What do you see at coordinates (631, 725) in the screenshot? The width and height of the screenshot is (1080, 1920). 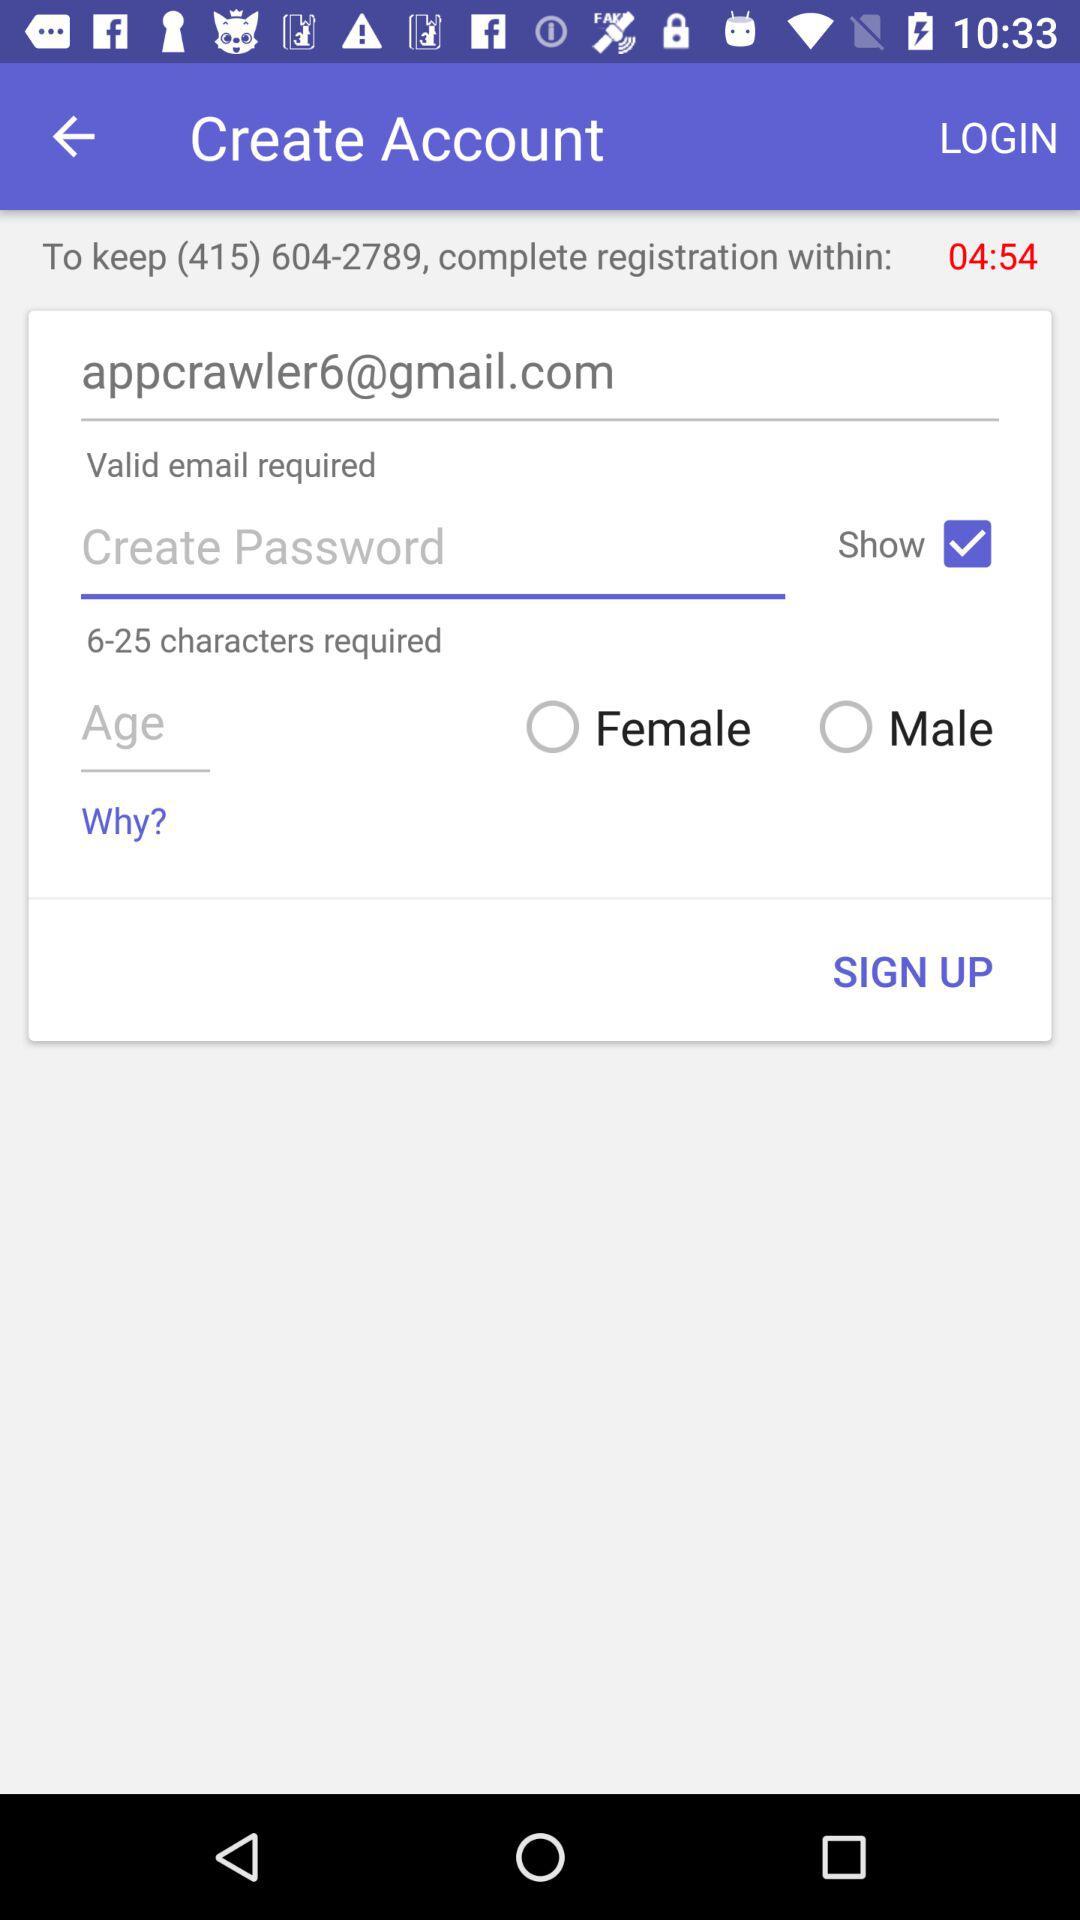 I see `the item below 6 25 characters item` at bounding box center [631, 725].